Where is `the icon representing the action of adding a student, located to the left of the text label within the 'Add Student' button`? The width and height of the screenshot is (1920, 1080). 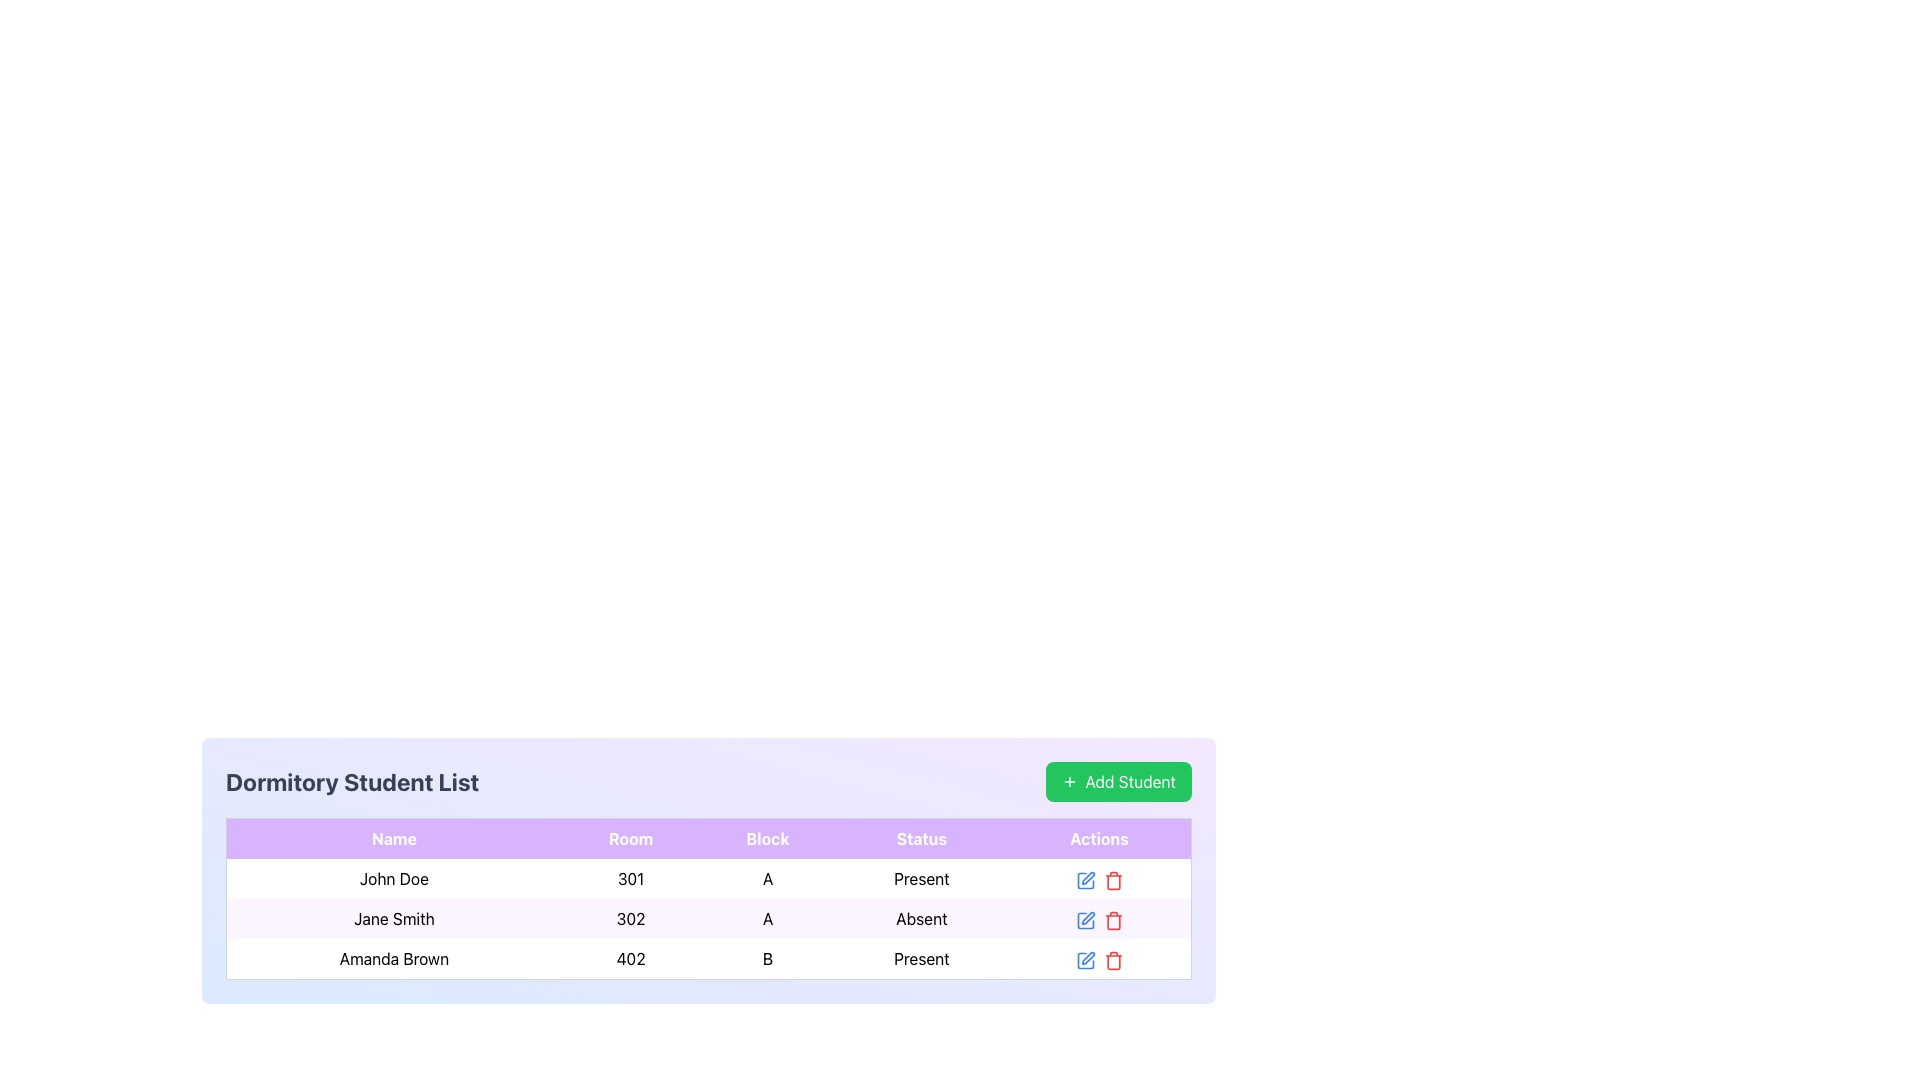 the icon representing the action of adding a student, located to the left of the text label within the 'Add Student' button is located at coordinates (1068, 781).